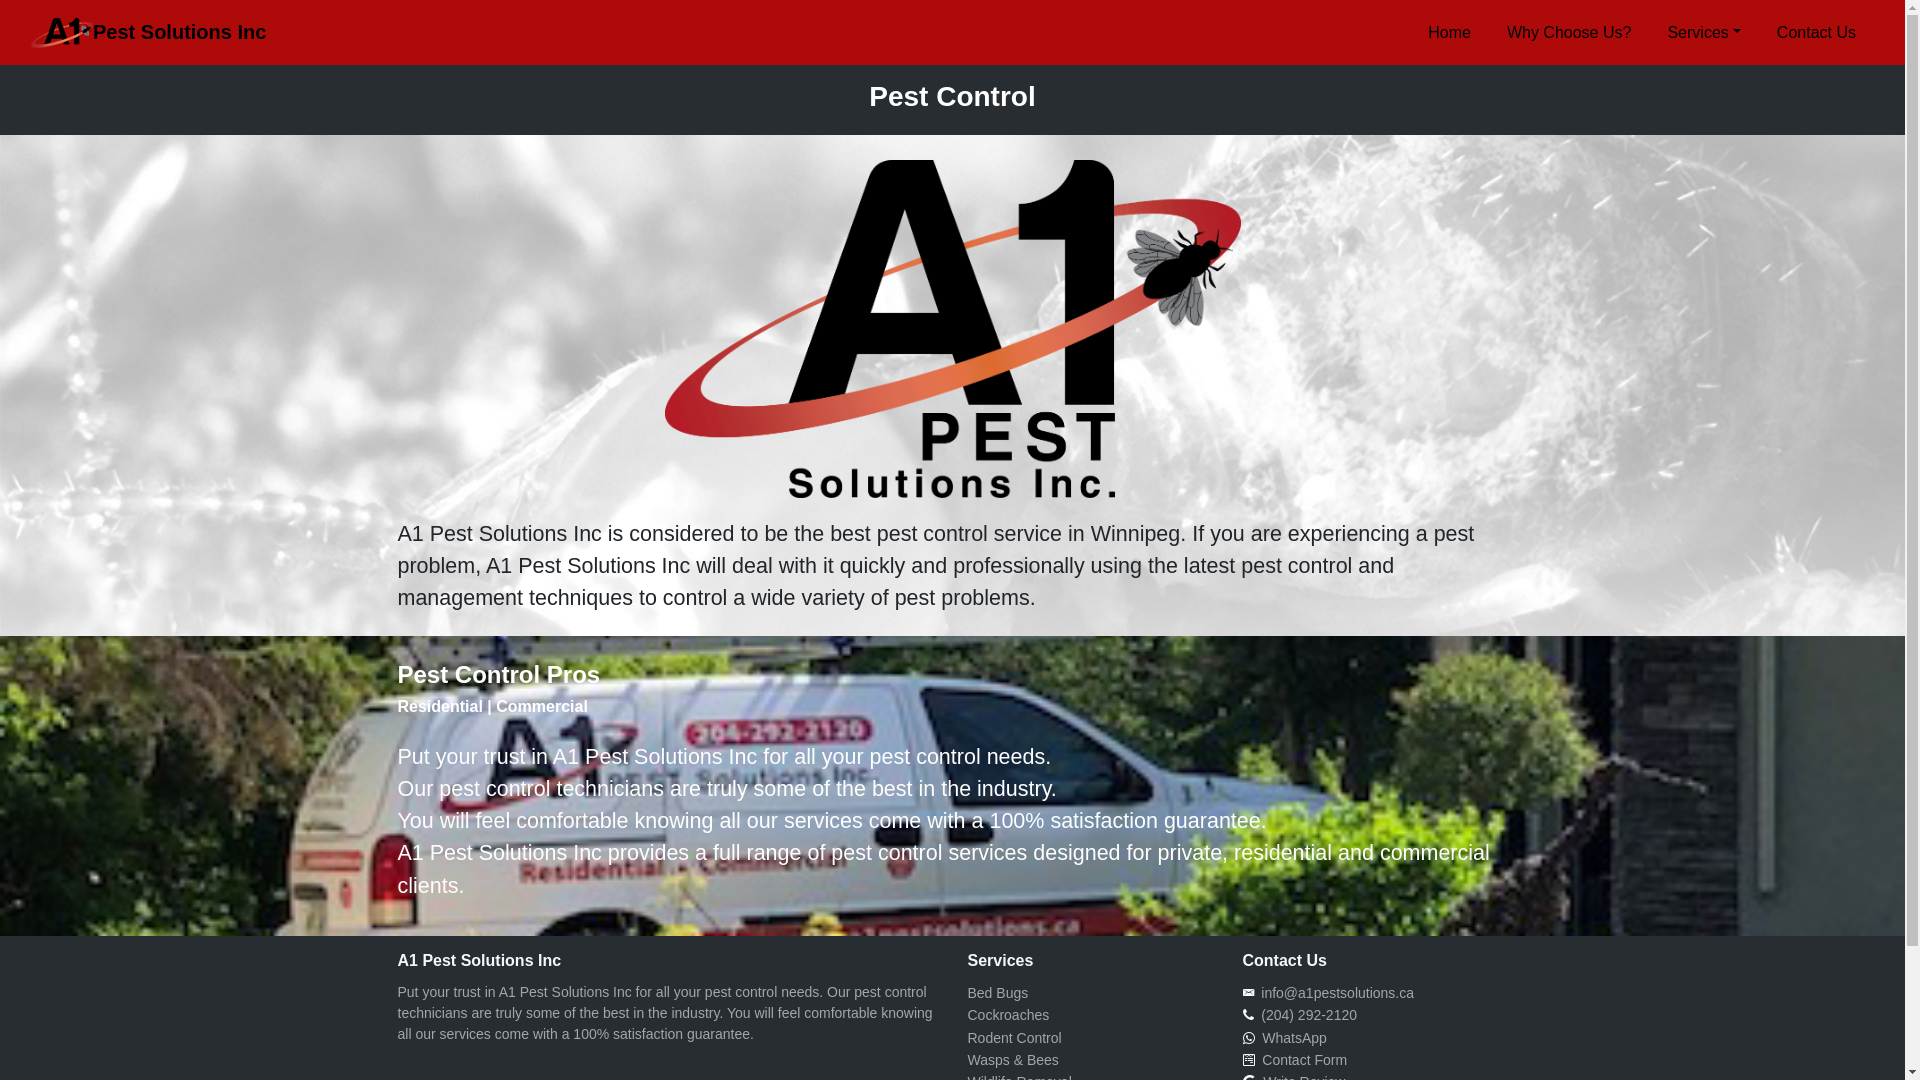 The height and width of the screenshot is (1080, 1920). What do you see at coordinates (1013, 1059) in the screenshot?
I see `'Wasps & Bees'` at bounding box center [1013, 1059].